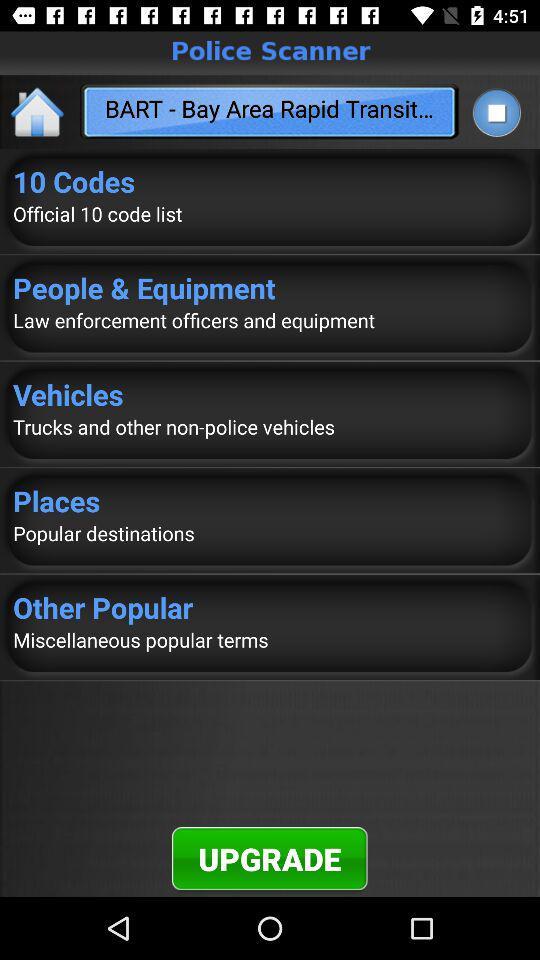 This screenshot has height=960, width=540. Describe the element at coordinates (270, 532) in the screenshot. I see `icon below places item` at that location.